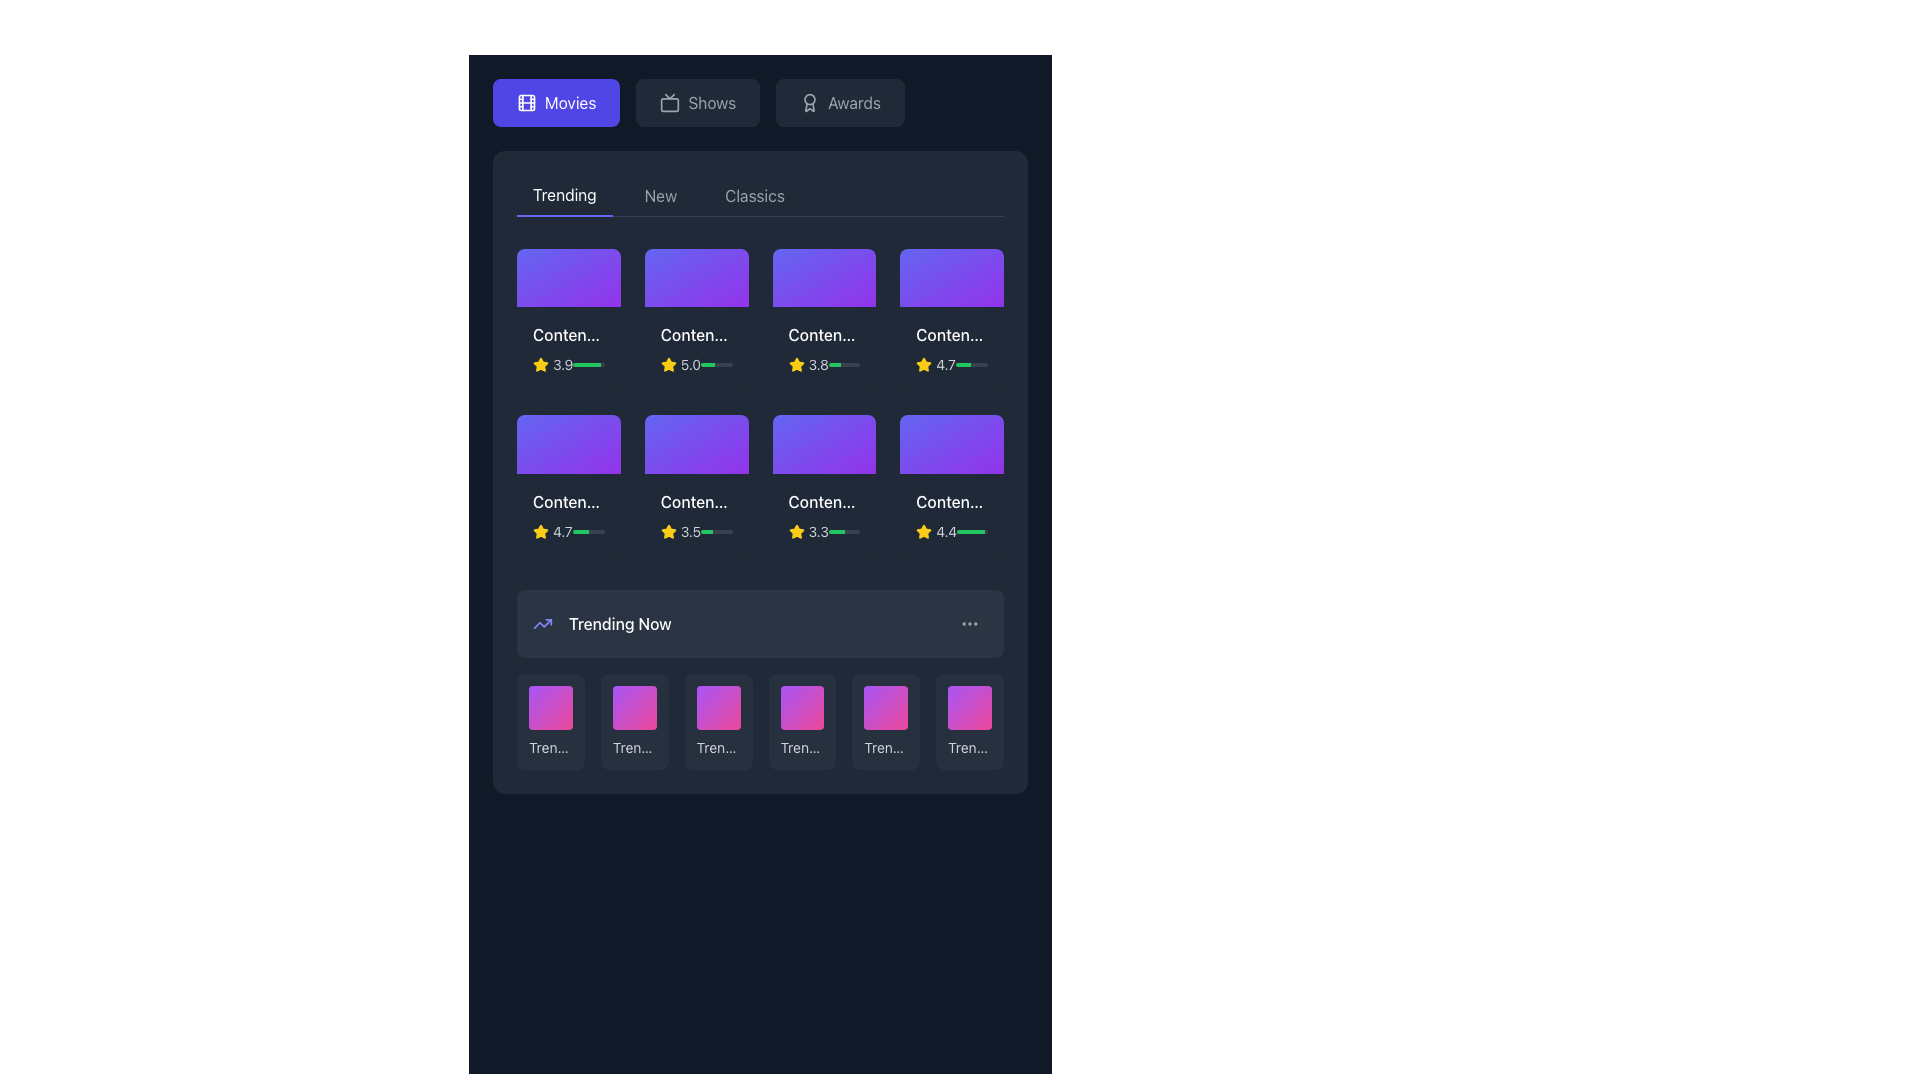  I want to click on the small yellow star icon which indicates a rating, located to the left of the numeric rating score in the content card under the 'Trending' tab, so click(923, 530).